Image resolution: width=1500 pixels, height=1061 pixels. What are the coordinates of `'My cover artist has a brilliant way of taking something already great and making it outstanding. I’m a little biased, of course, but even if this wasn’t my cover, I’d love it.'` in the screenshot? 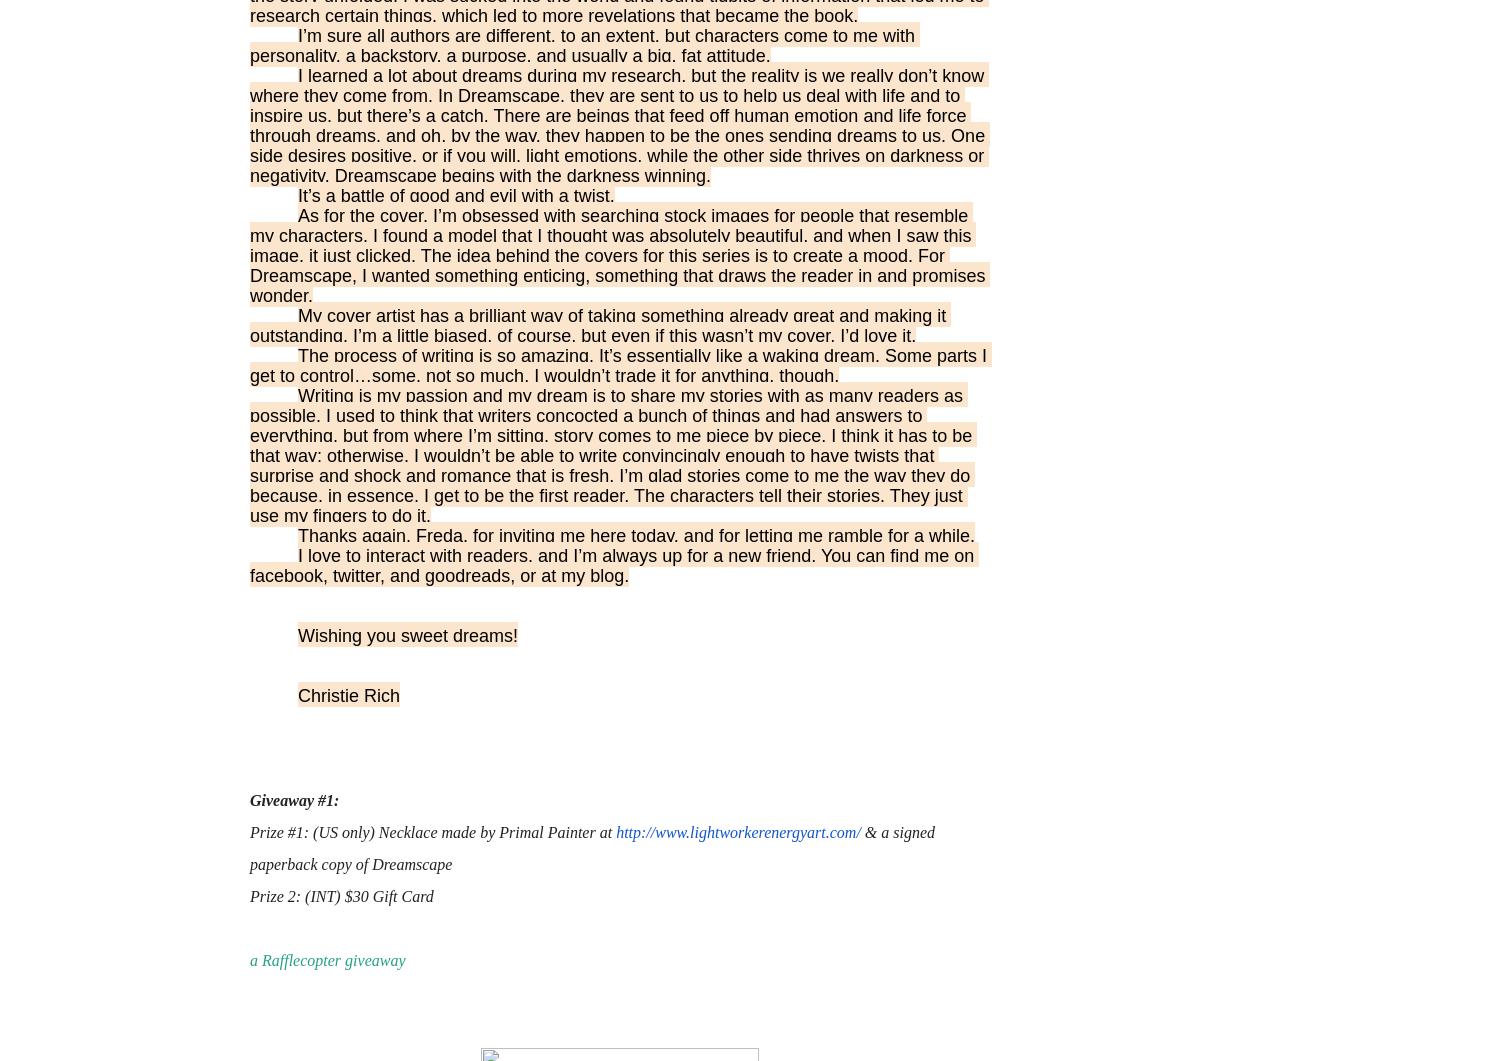 It's located at (250, 325).